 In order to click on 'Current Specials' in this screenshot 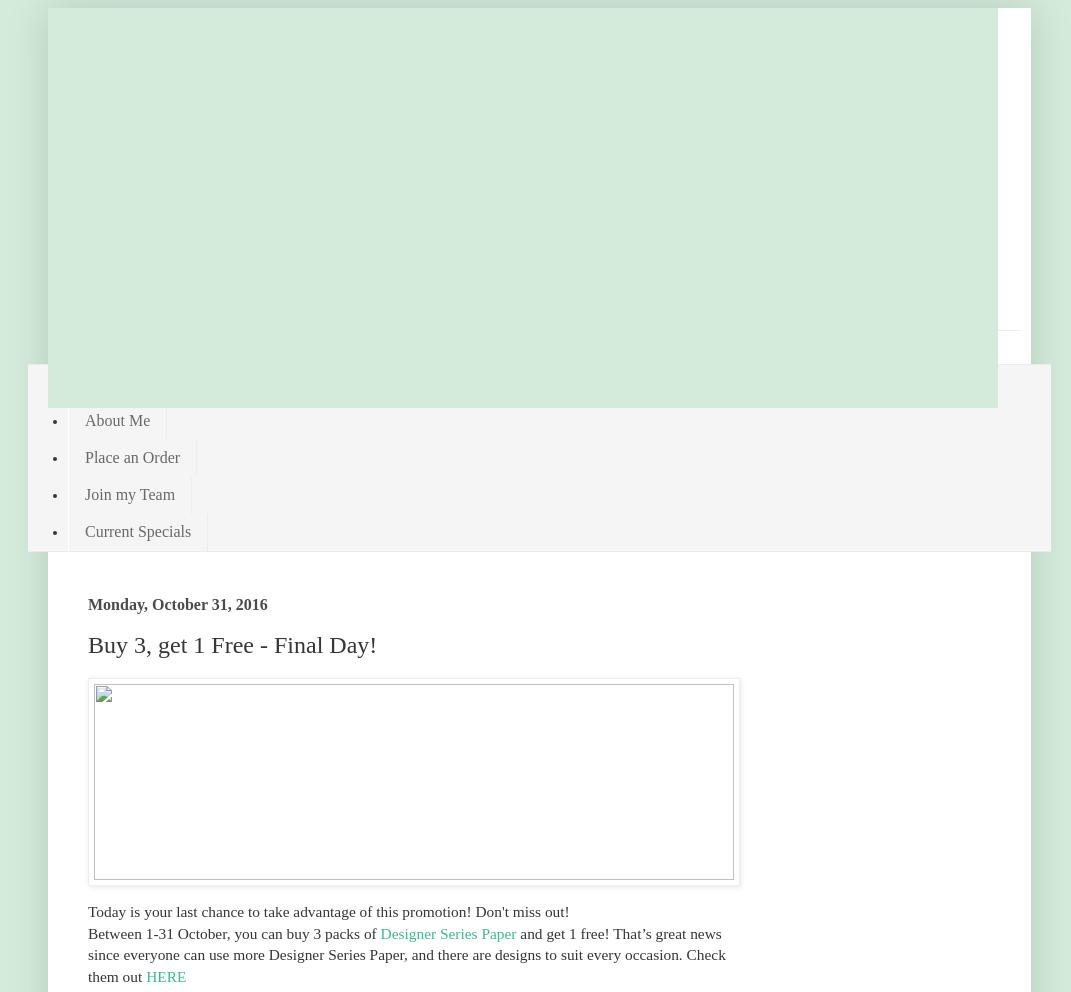, I will do `click(138, 530)`.